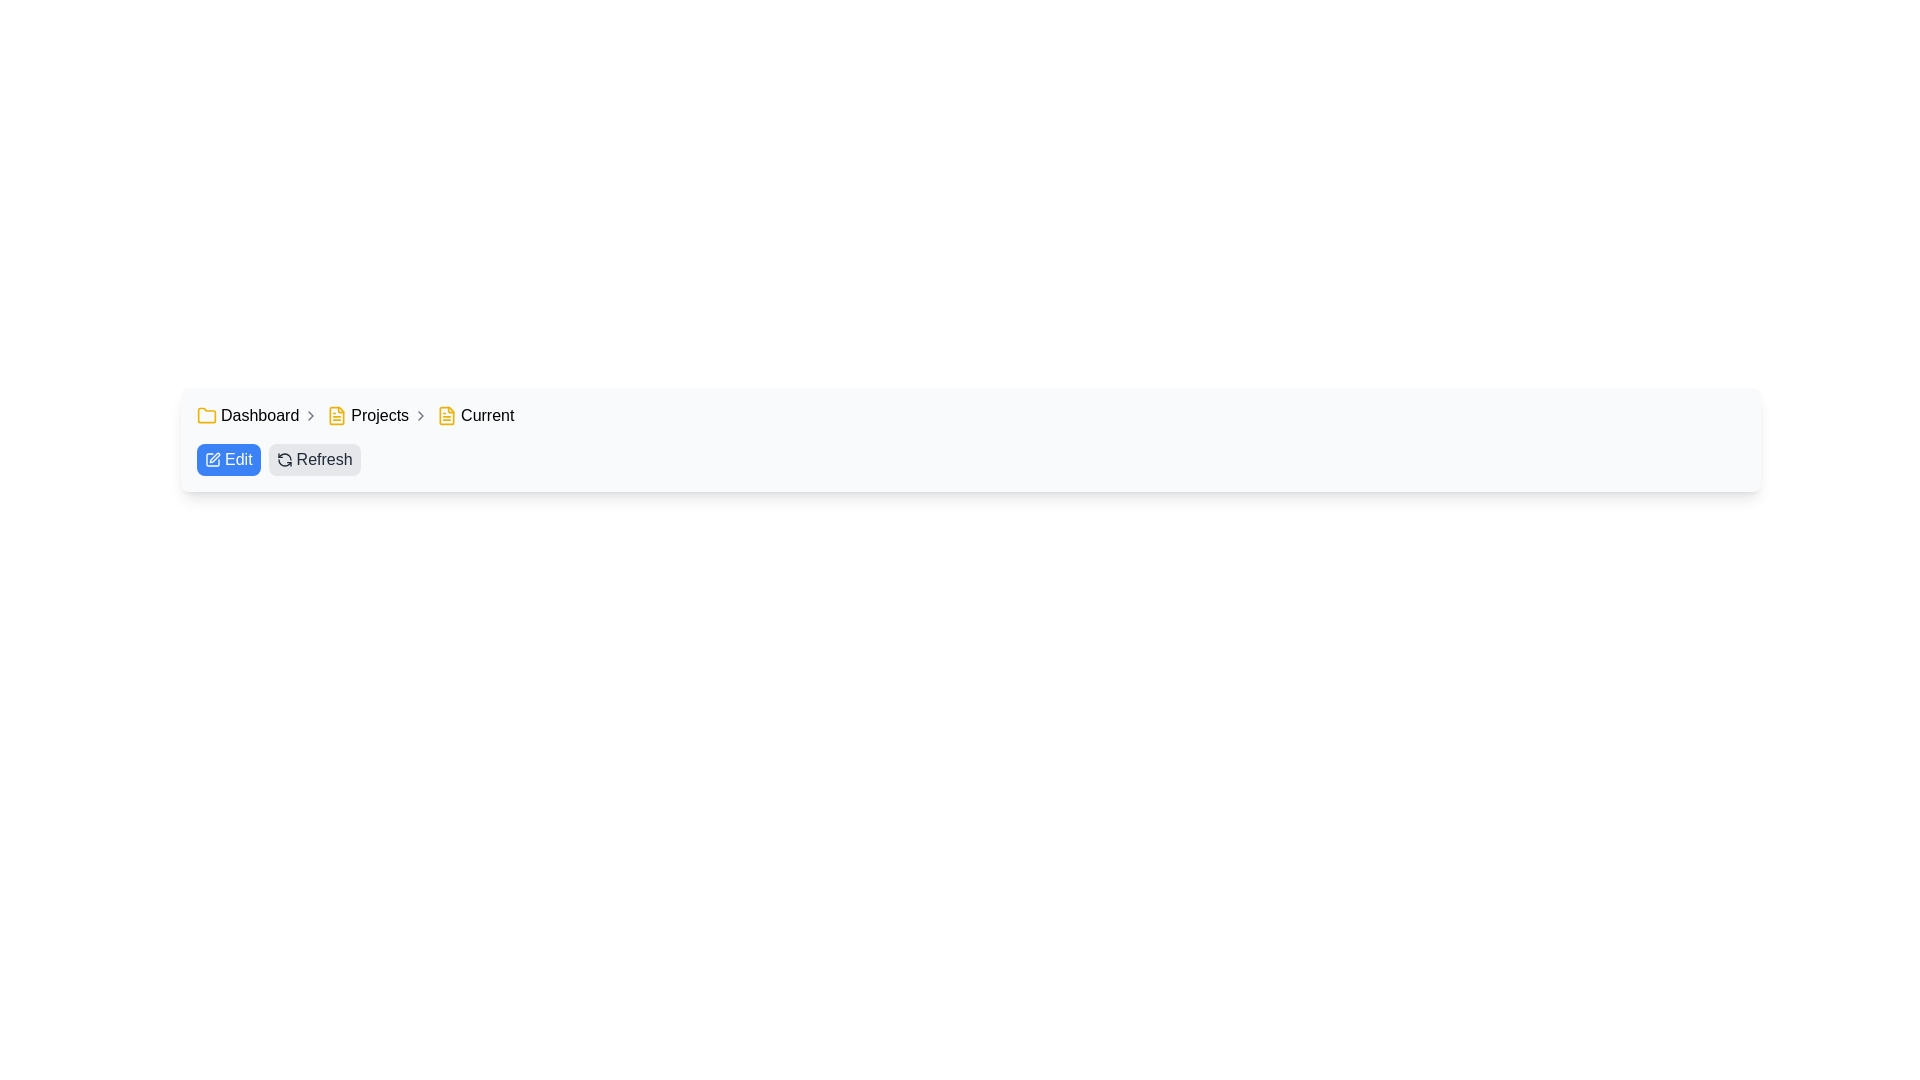  I want to click on the position of the small right-pointing gray arrow icon in the breadcrumb navigation bar, located between 'Dashboard' and 'Projects', so click(310, 415).